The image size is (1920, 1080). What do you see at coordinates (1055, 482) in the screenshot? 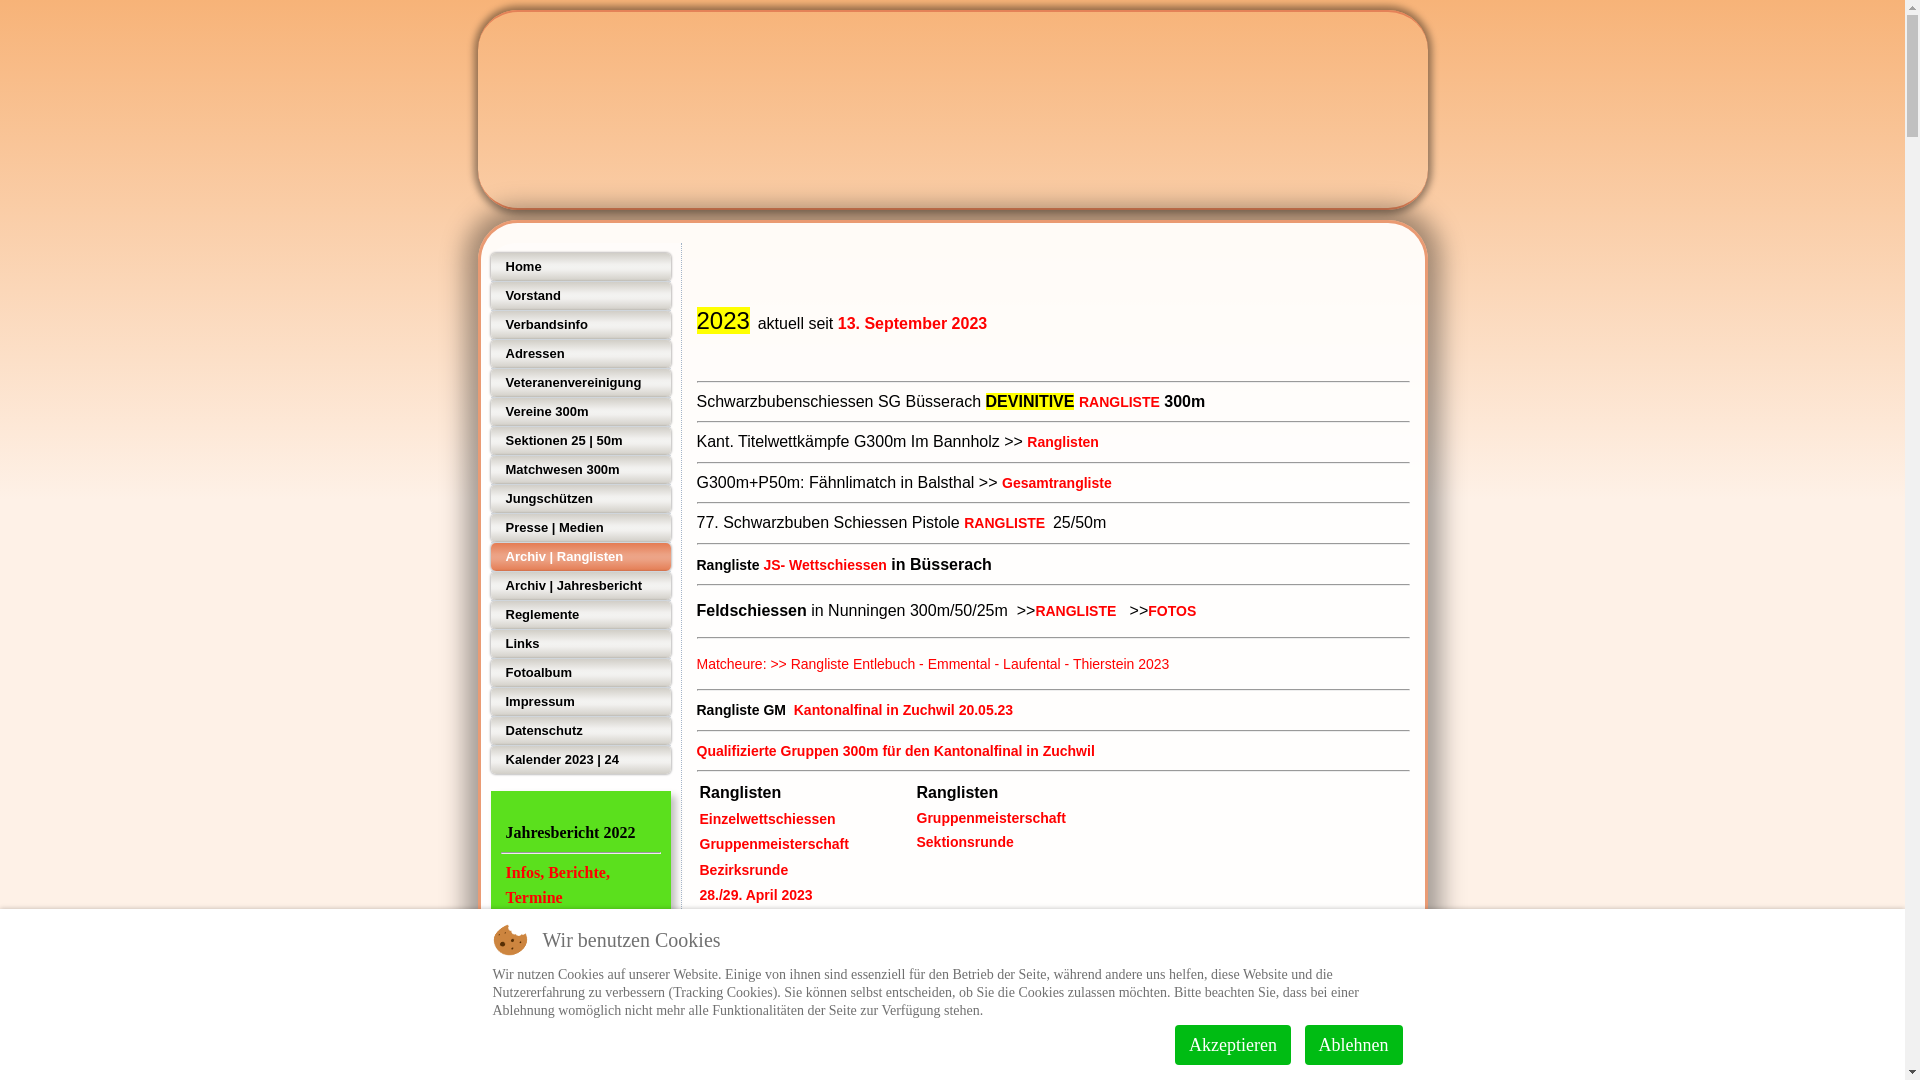
I see `'Gesamtrangliste'` at bounding box center [1055, 482].